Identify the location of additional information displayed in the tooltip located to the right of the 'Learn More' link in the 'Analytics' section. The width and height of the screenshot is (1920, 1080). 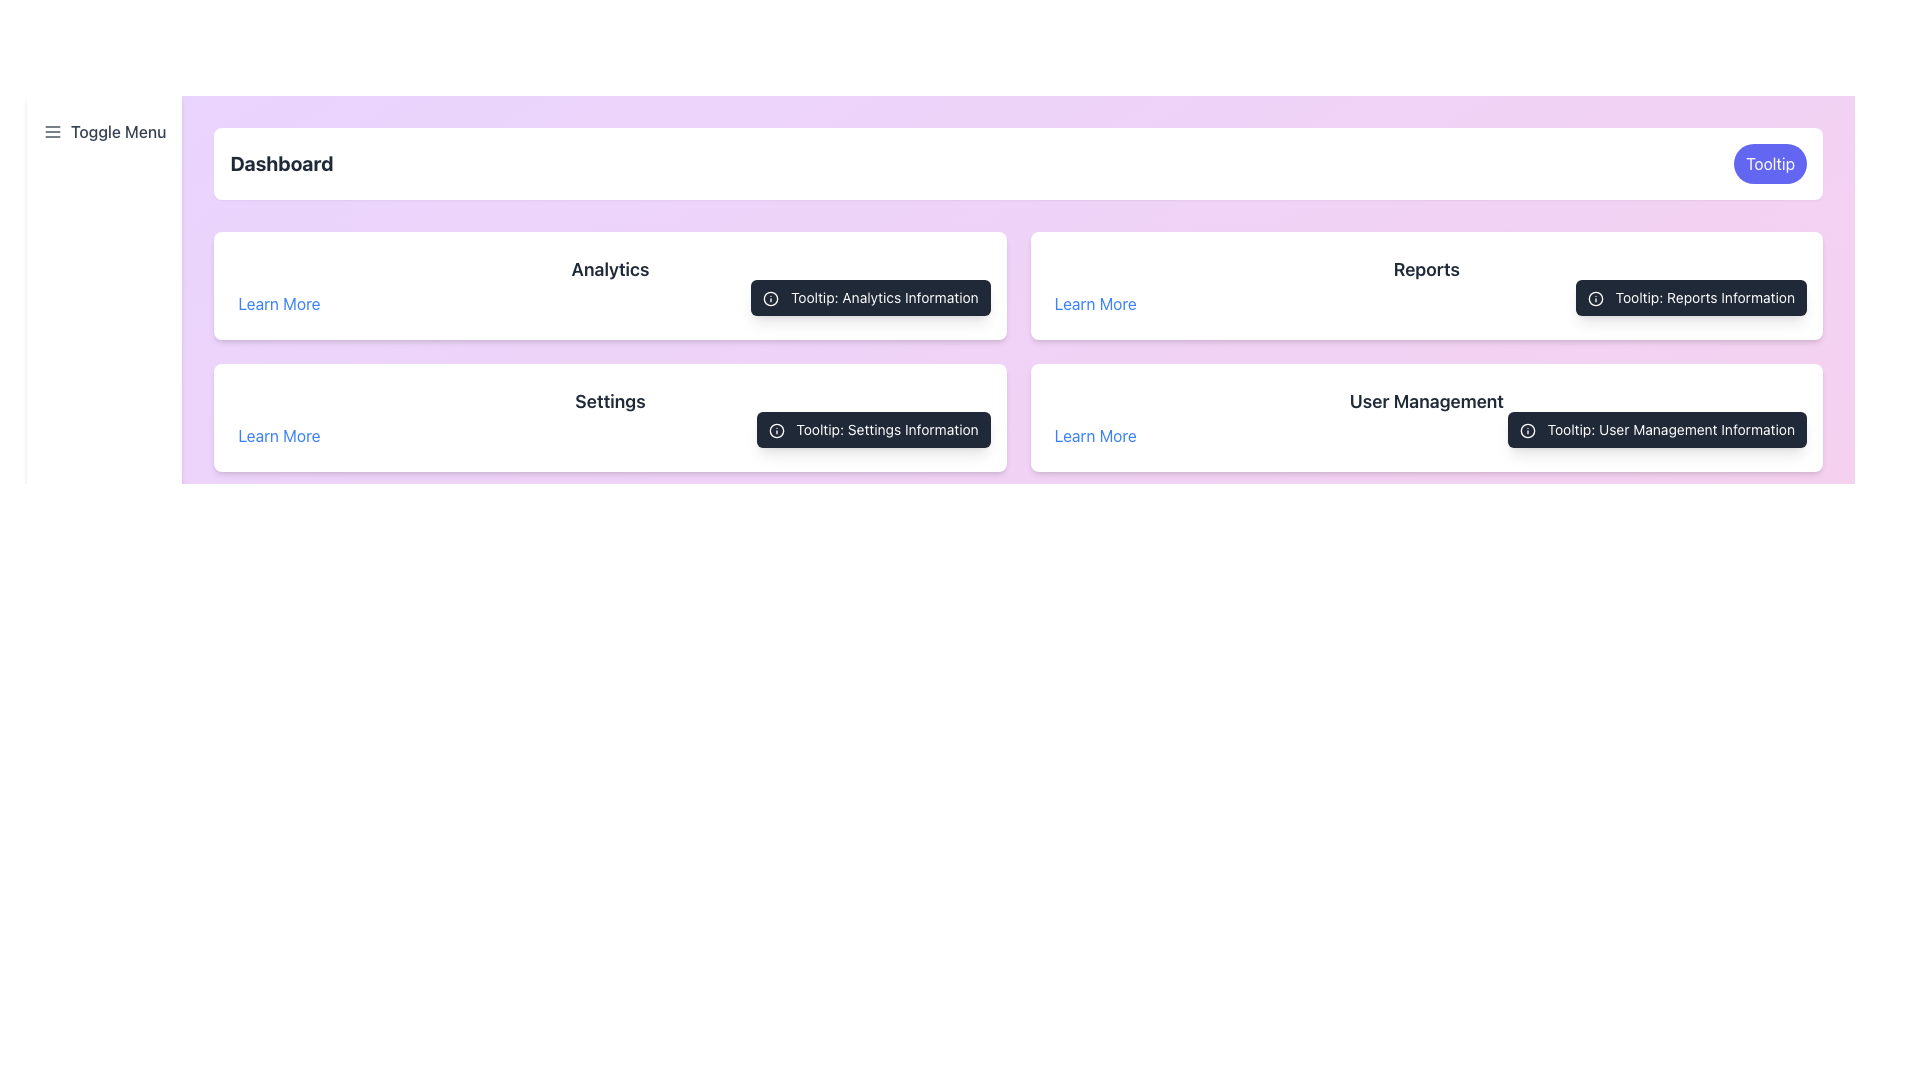
(870, 297).